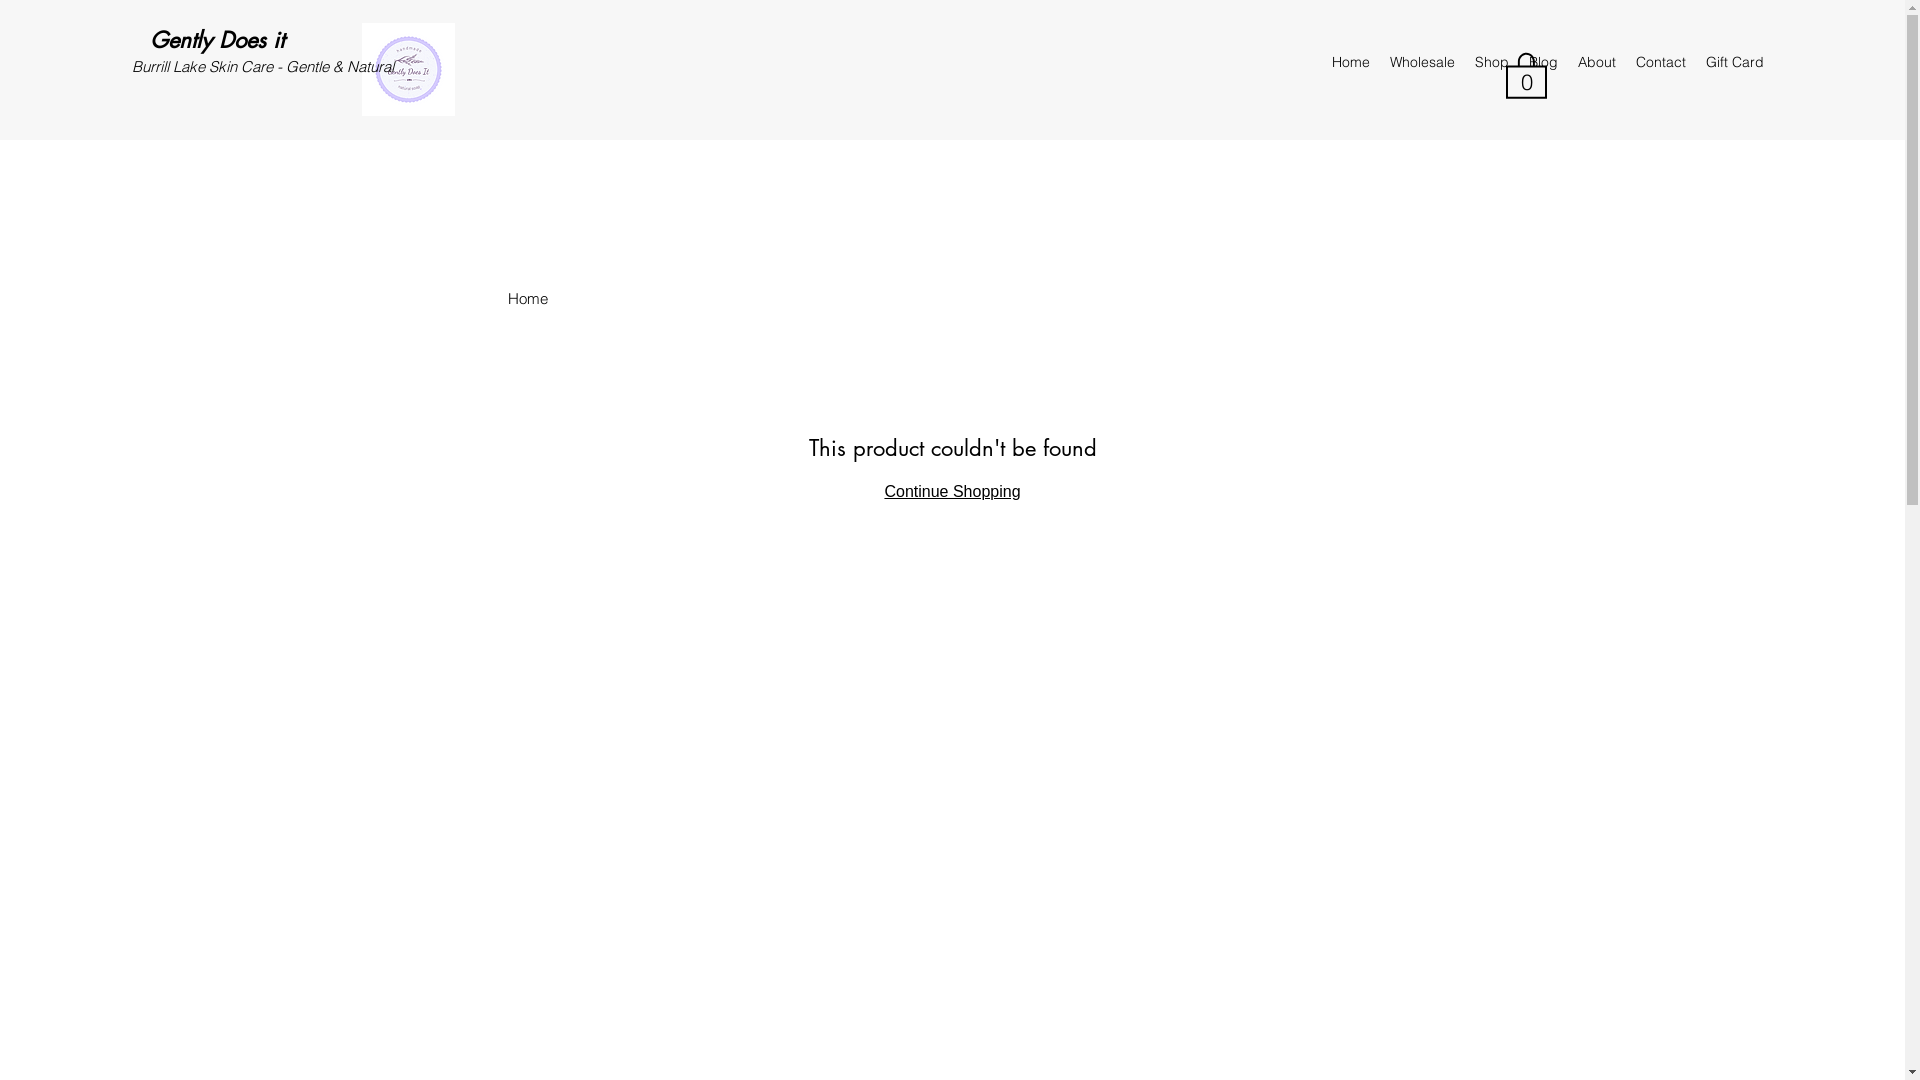  I want to click on 'Home', so click(1350, 60).